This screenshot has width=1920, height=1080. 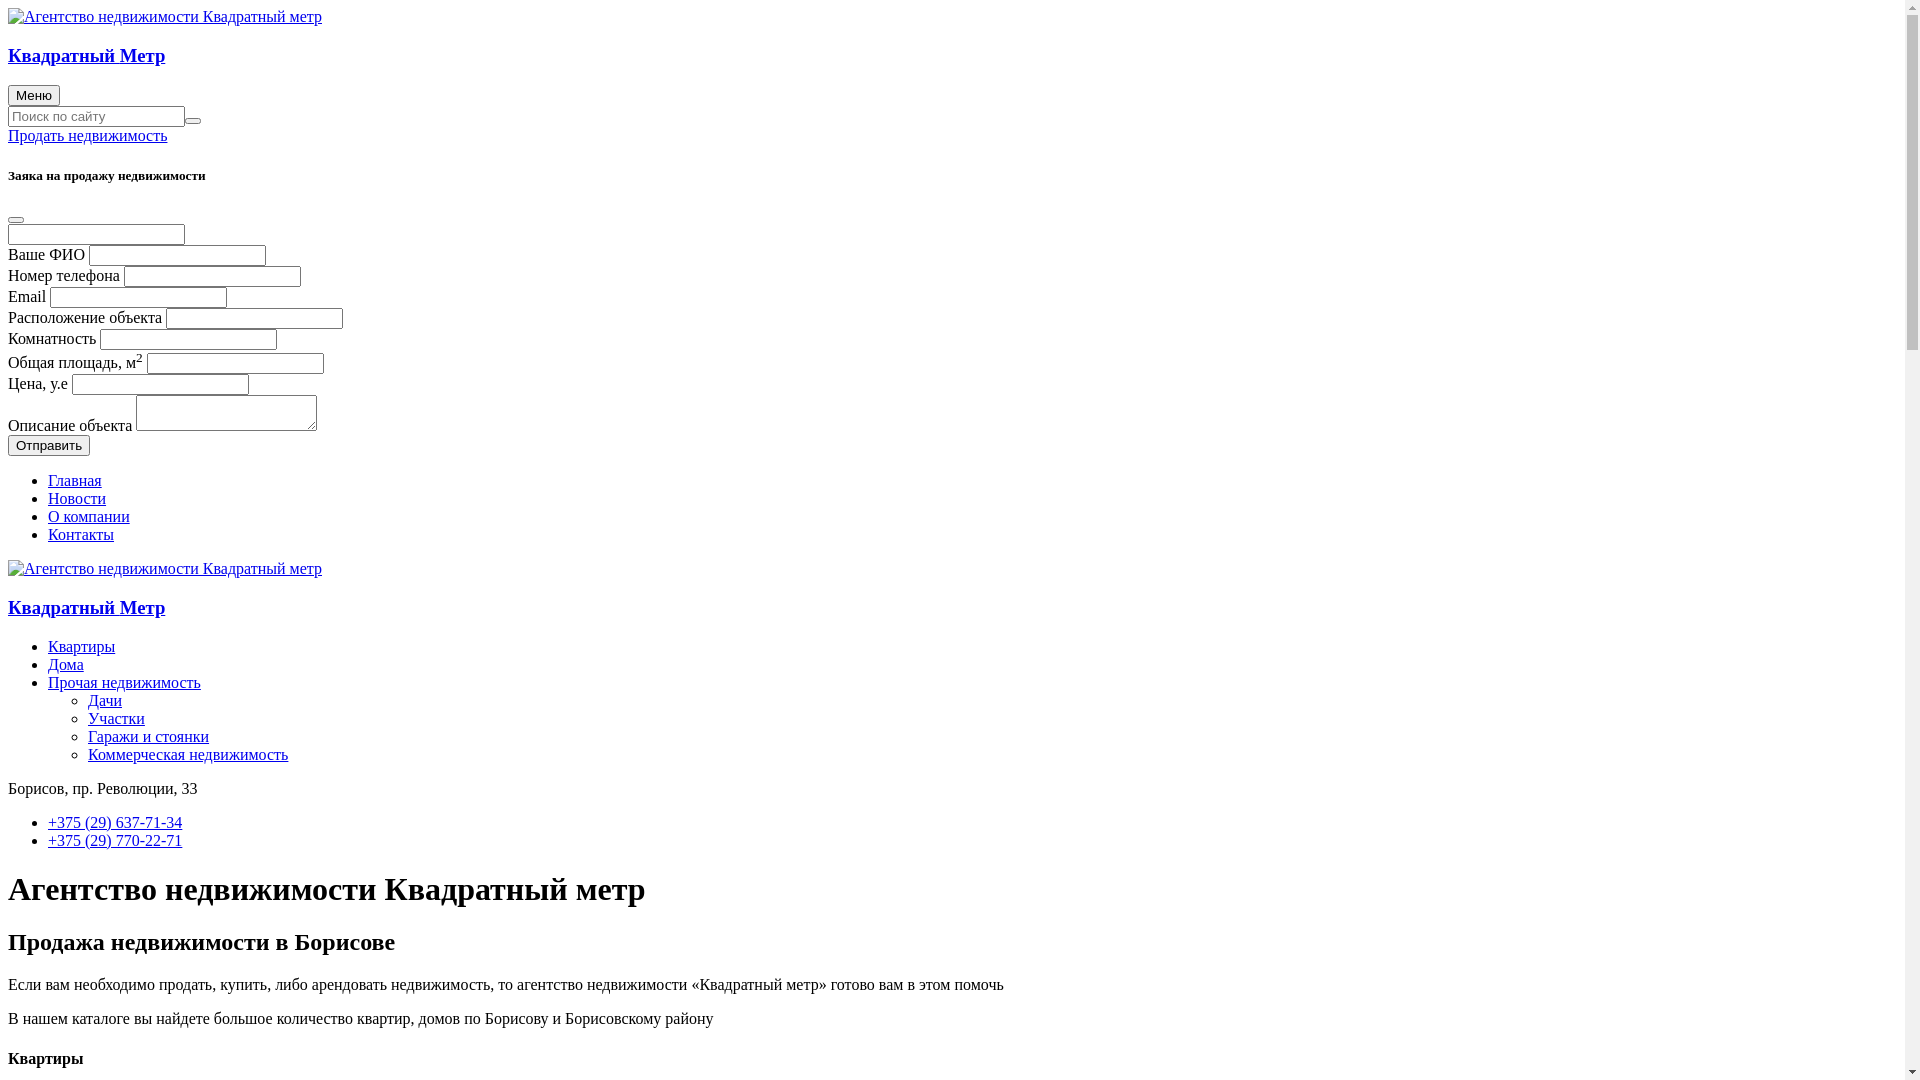 What do you see at coordinates (114, 822) in the screenshot?
I see `'+375 (29) 637-71-34'` at bounding box center [114, 822].